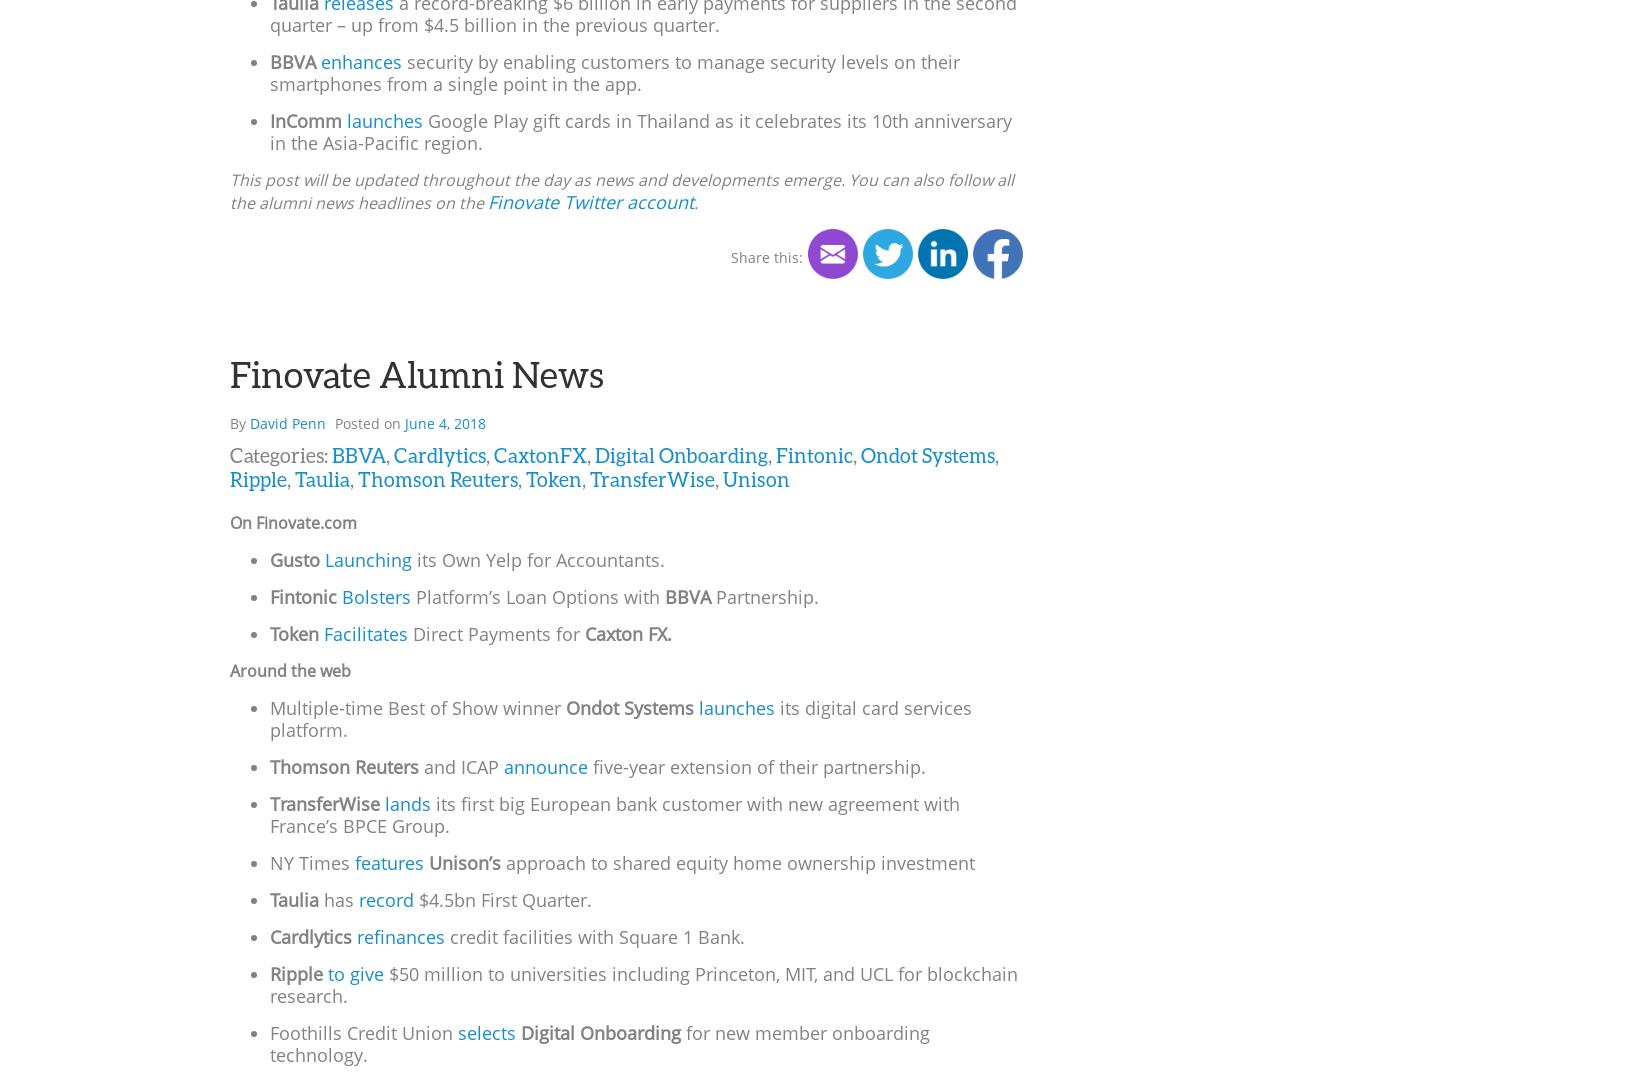 The height and width of the screenshot is (1072, 1650). What do you see at coordinates (287, 421) in the screenshot?
I see `'David Penn'` at bounding box center [287, 421].